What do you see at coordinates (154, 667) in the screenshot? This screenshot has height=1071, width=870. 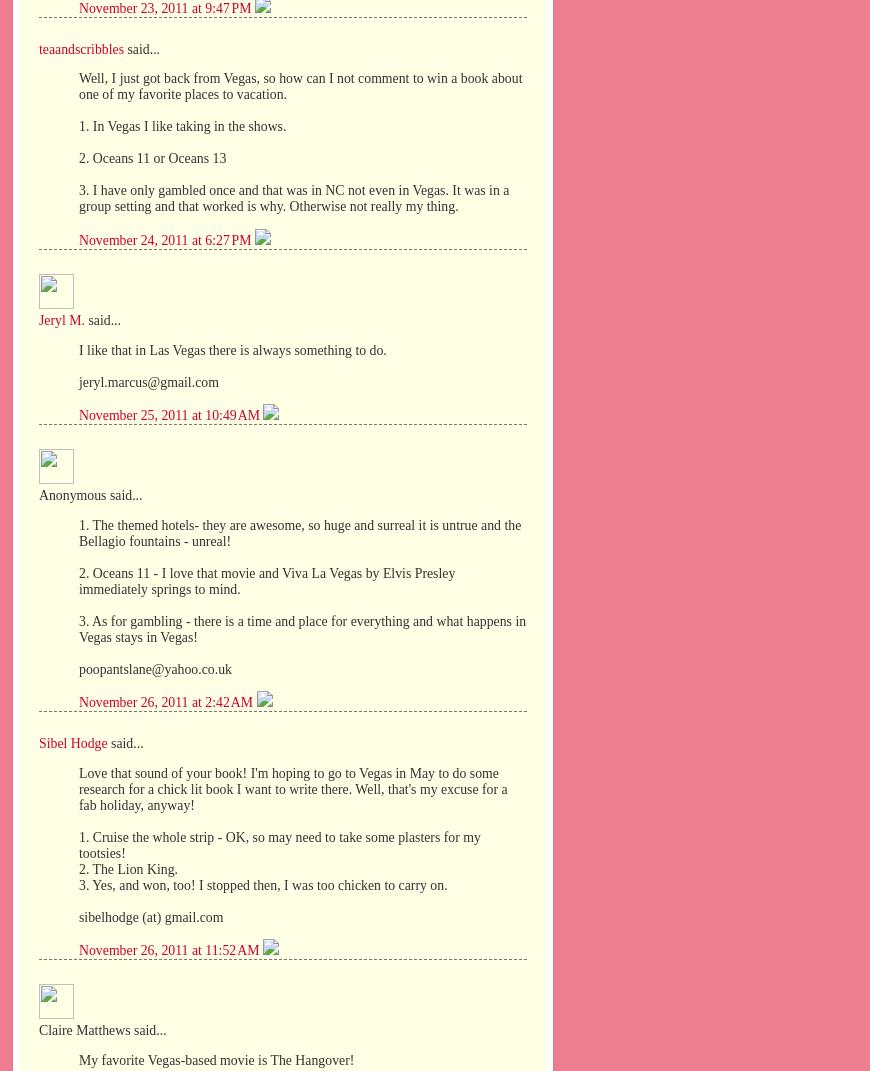 I see `'poopantslane@yahoo.co.uk'` at bounding box center [154, 667].